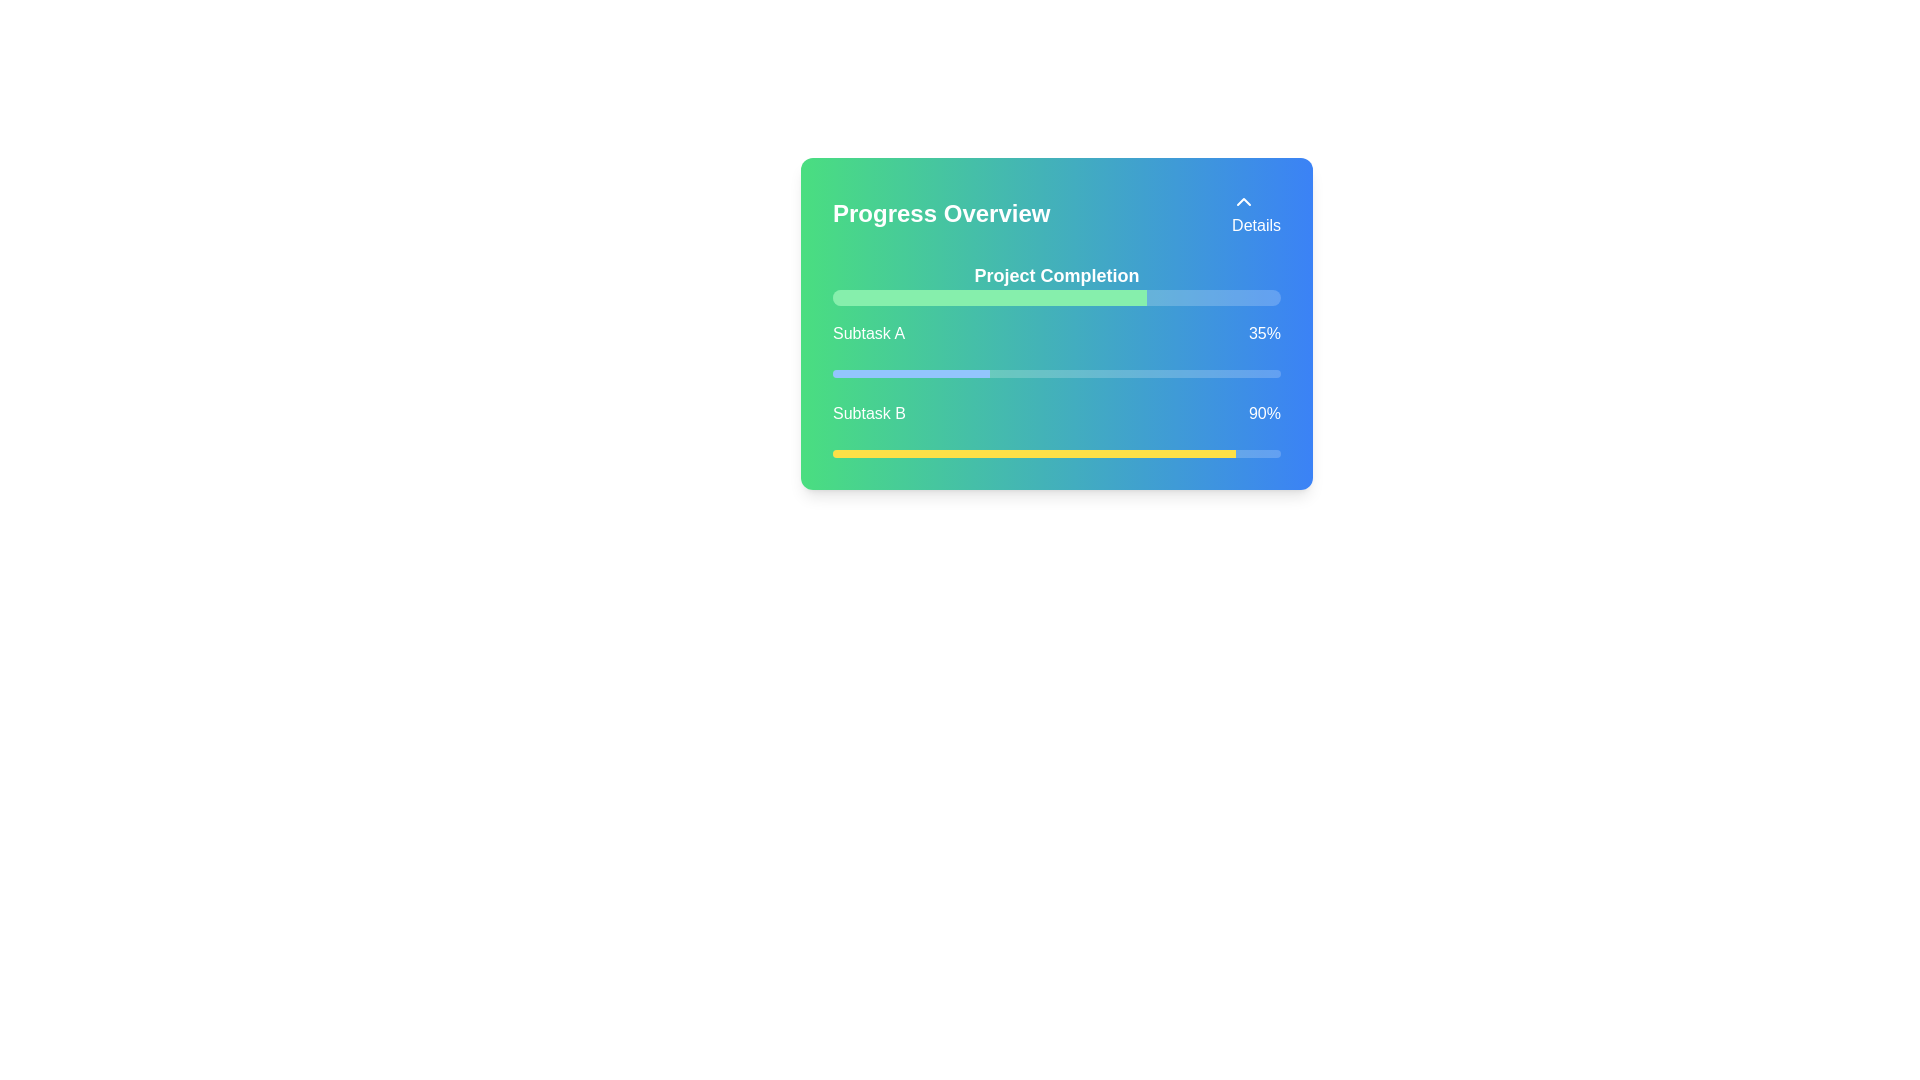 The width and height of the screenshot is (1920, 1080). I want to click on the progress bar indicating 'Subtask A' which visually represents task completion with a filled segment showing '35%', so click(1055, 374).